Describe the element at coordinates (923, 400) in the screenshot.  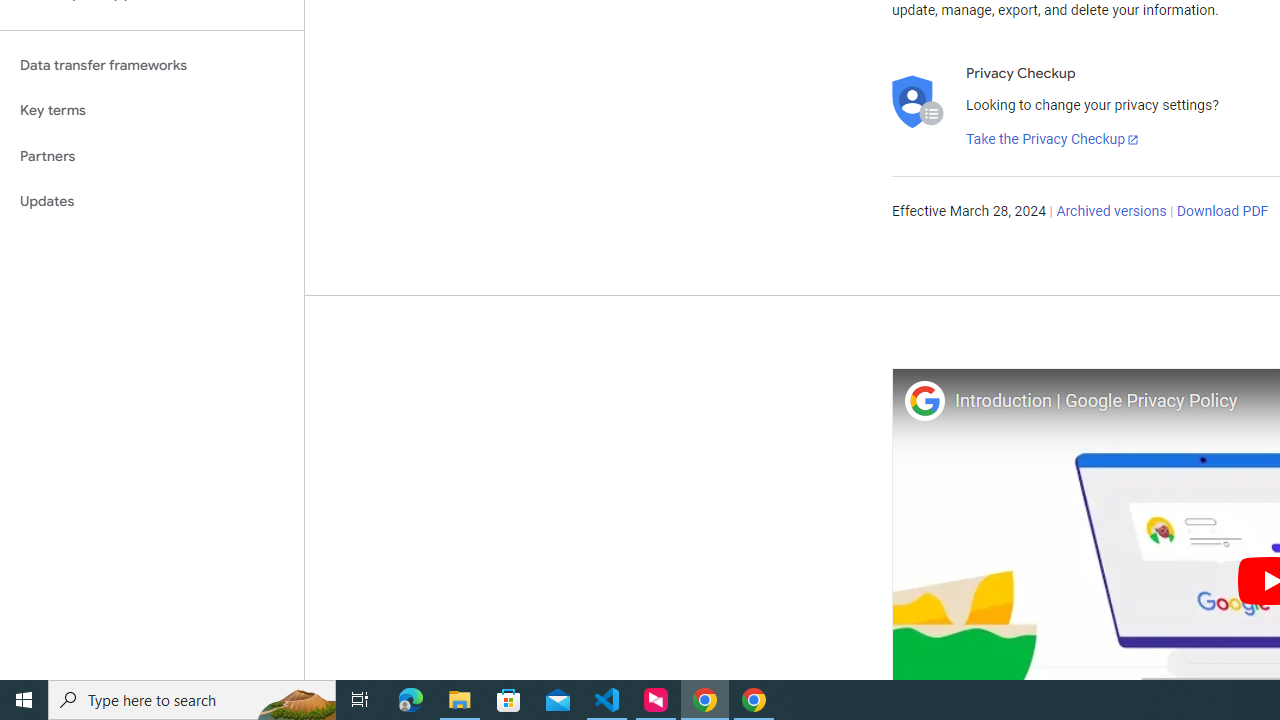
I see `'Photo image of Google'` at that location.